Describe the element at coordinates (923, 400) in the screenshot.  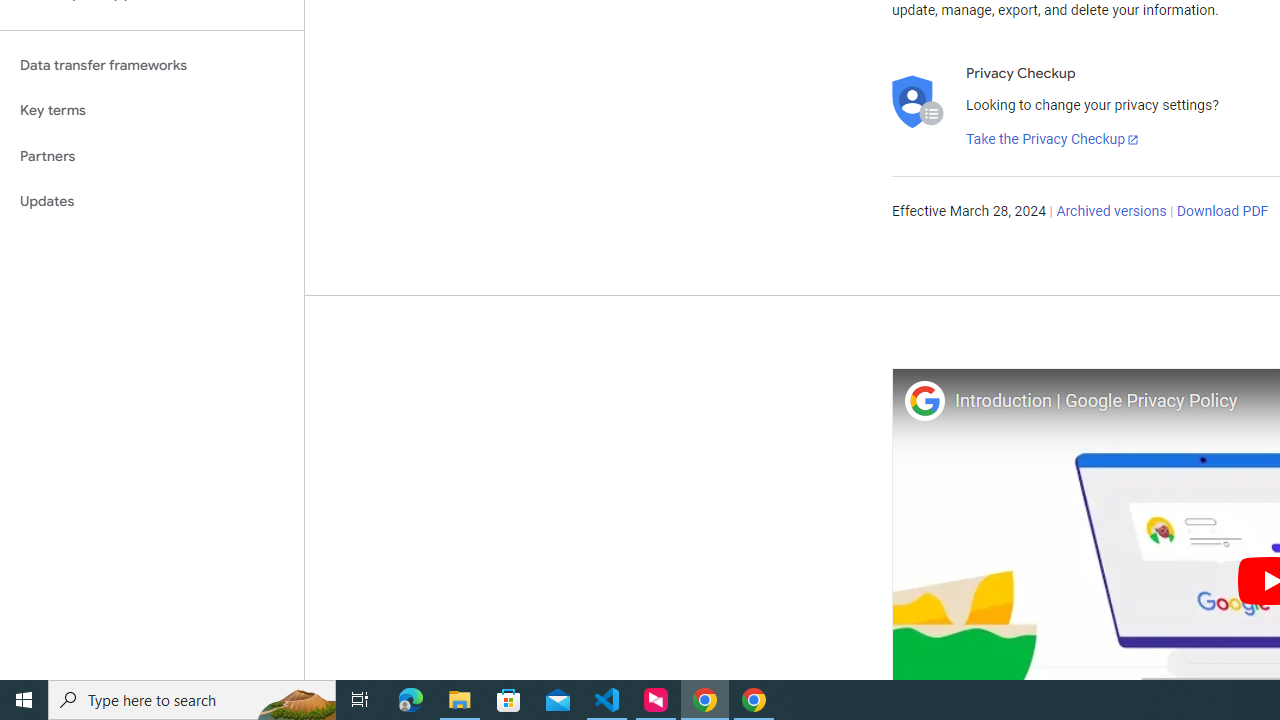
I see `'Photo image of Google'` at that location.